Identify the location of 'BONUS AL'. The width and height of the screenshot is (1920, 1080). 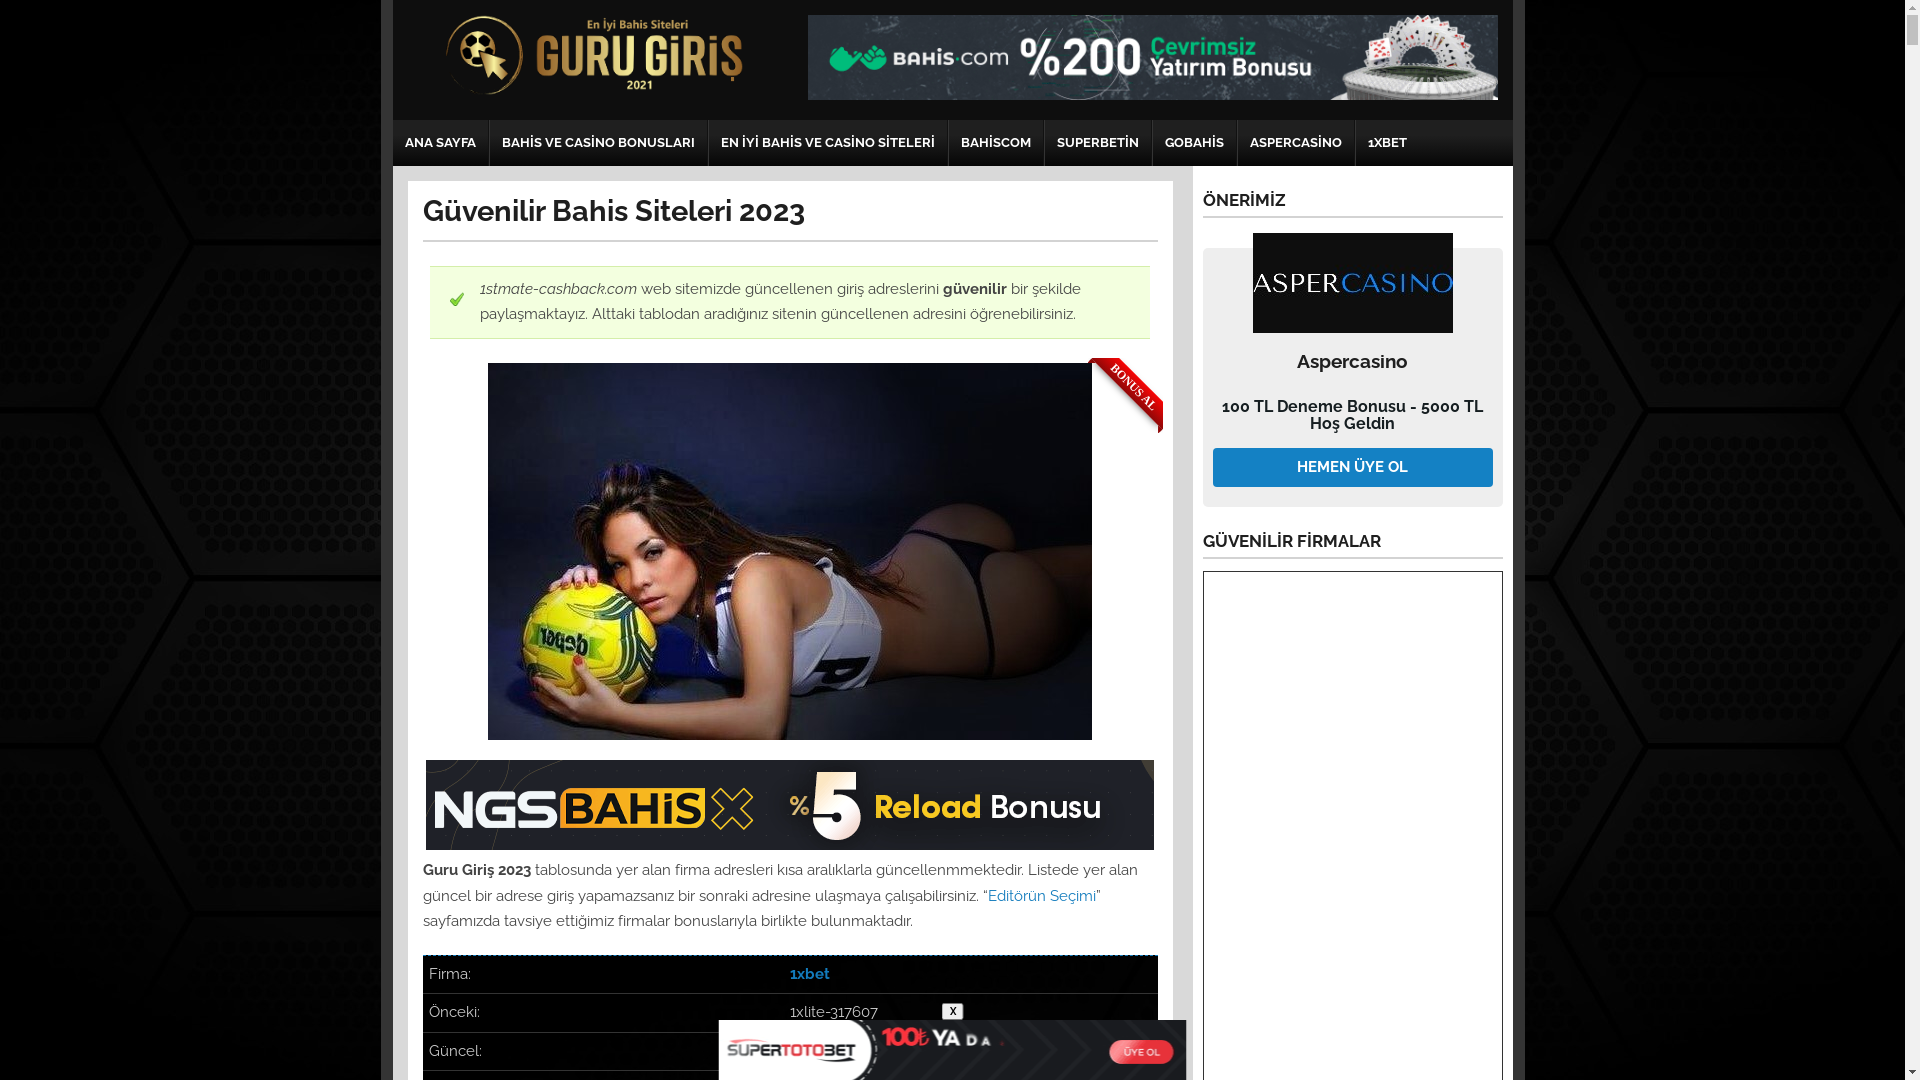
(788, 551).